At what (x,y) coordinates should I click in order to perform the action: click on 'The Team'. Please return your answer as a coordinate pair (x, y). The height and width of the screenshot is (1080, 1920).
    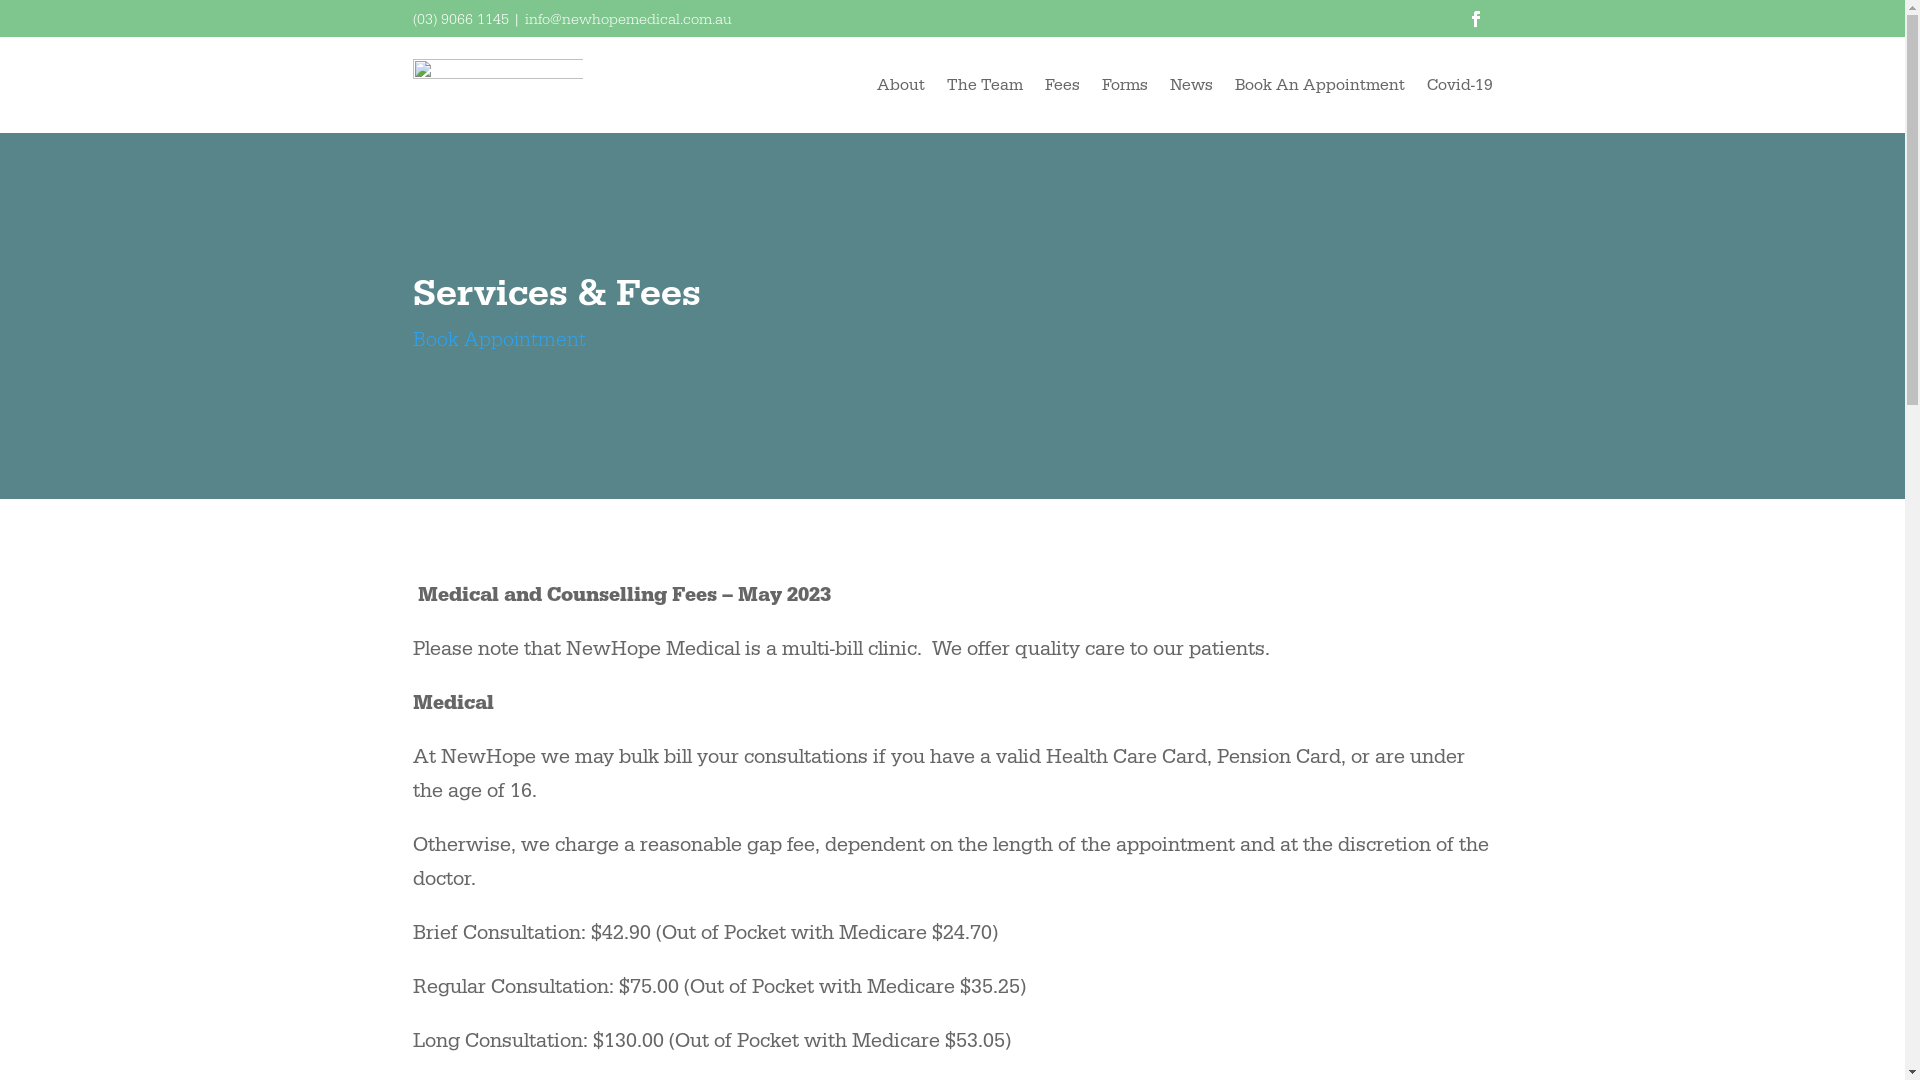
    Looking at the image, I should click on (983, 83).